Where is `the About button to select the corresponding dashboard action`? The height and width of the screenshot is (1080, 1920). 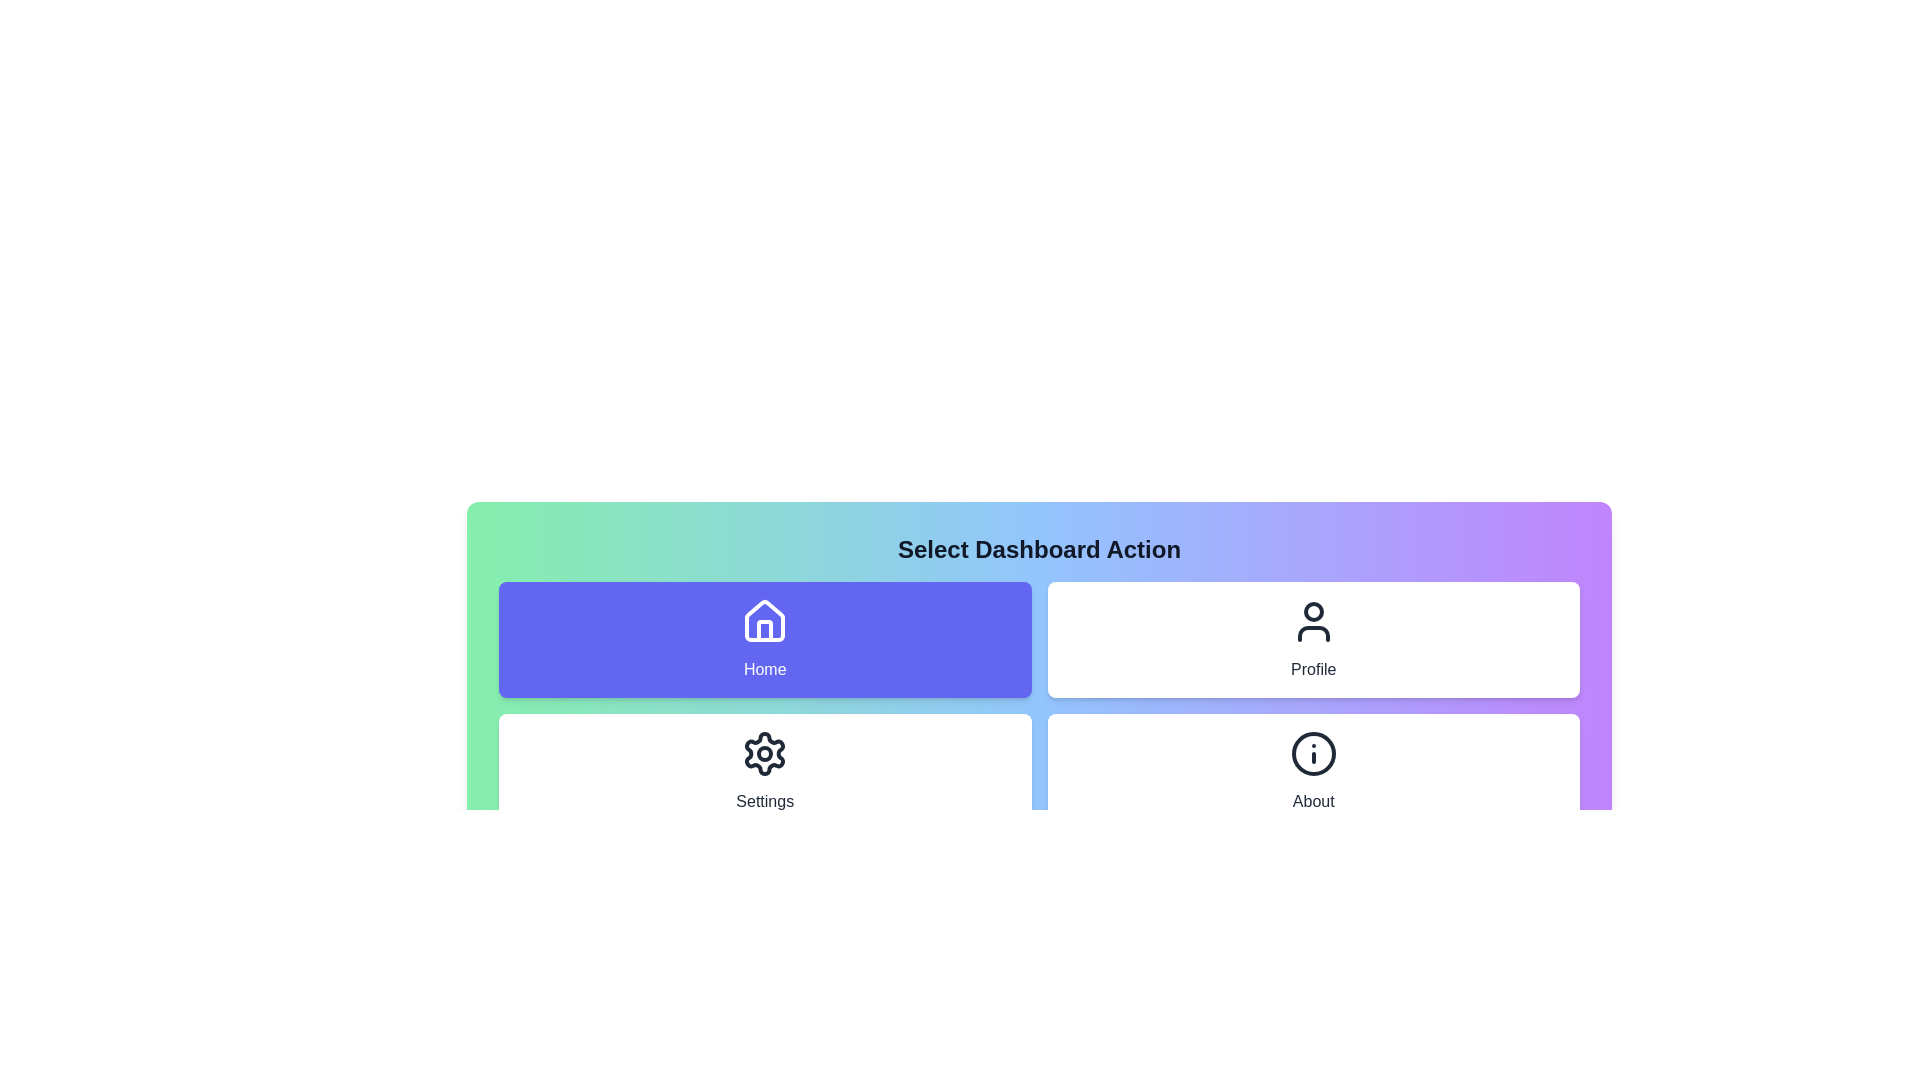
the About button to select the corresponding dashboard action is located at coordinates (1313, 770).